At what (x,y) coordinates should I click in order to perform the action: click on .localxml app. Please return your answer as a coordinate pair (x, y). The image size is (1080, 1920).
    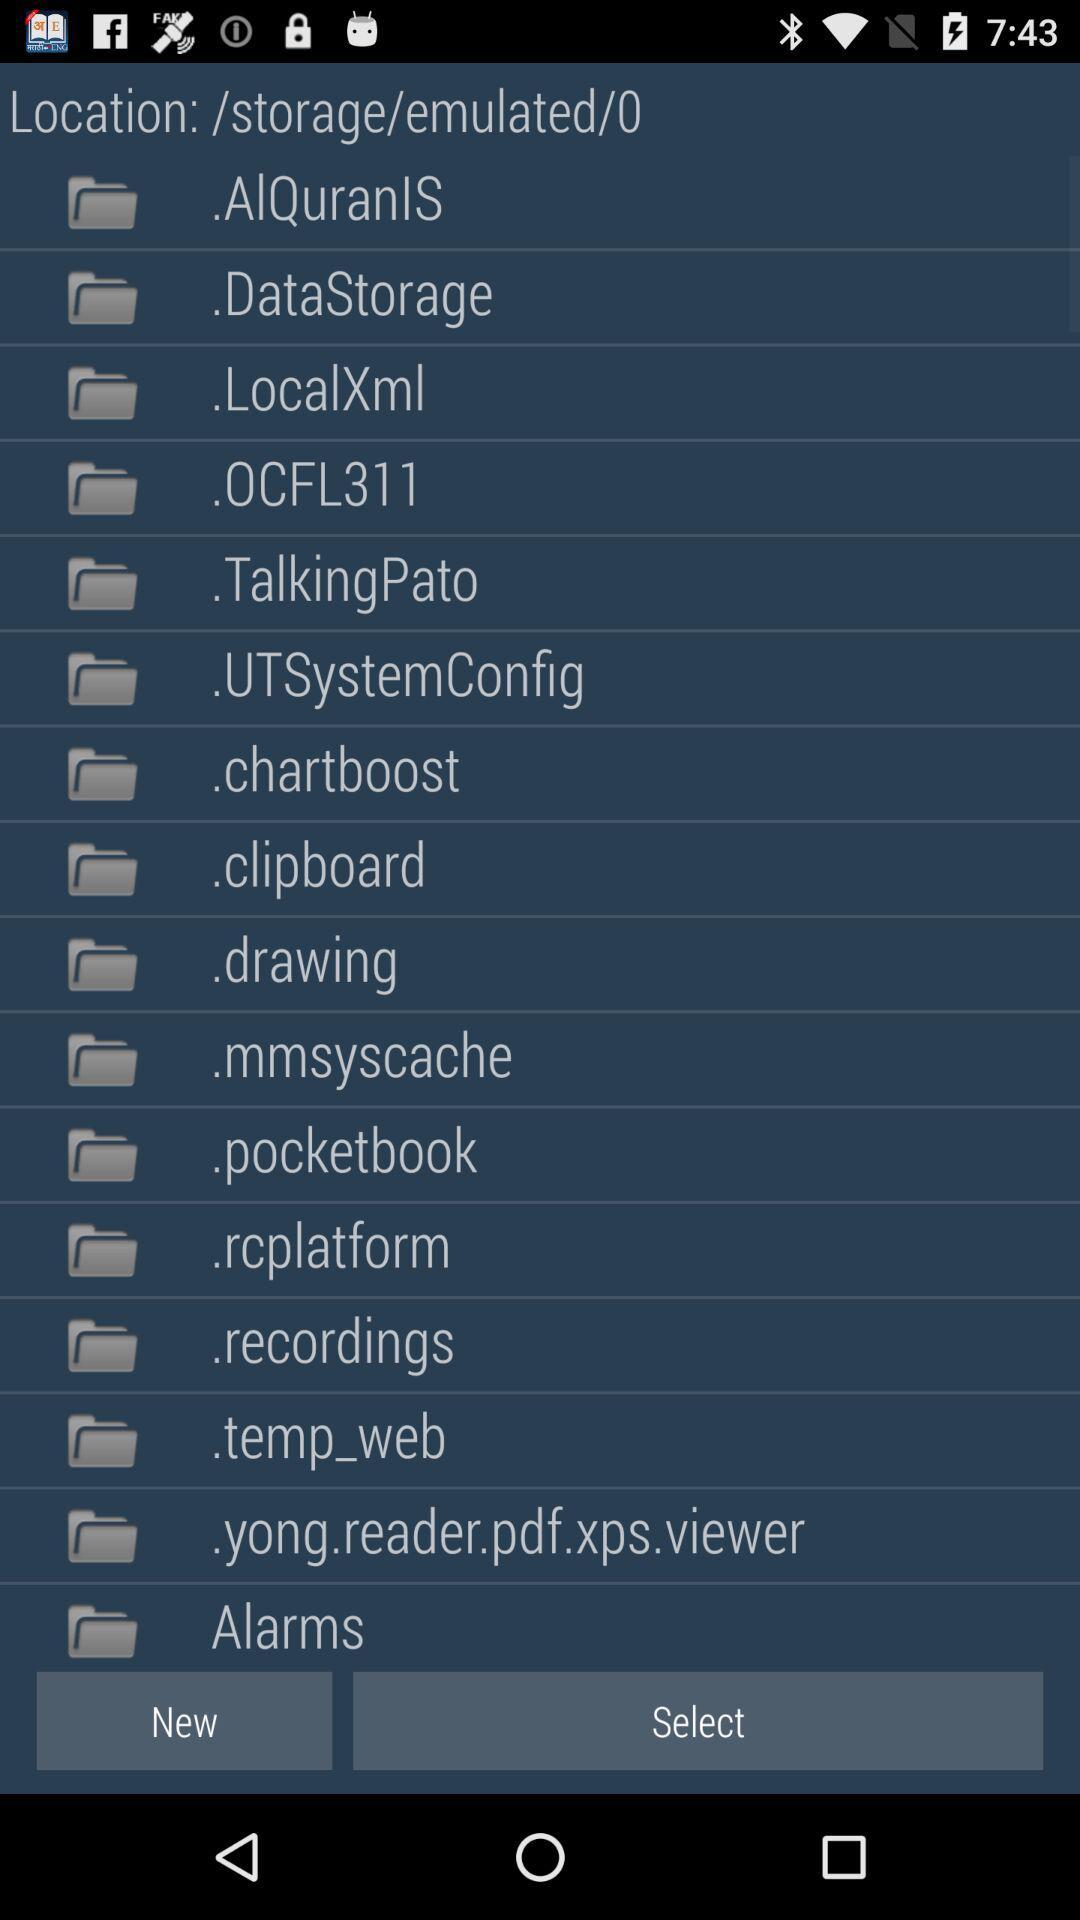
    Looking at the image, I should click on (317, 392).